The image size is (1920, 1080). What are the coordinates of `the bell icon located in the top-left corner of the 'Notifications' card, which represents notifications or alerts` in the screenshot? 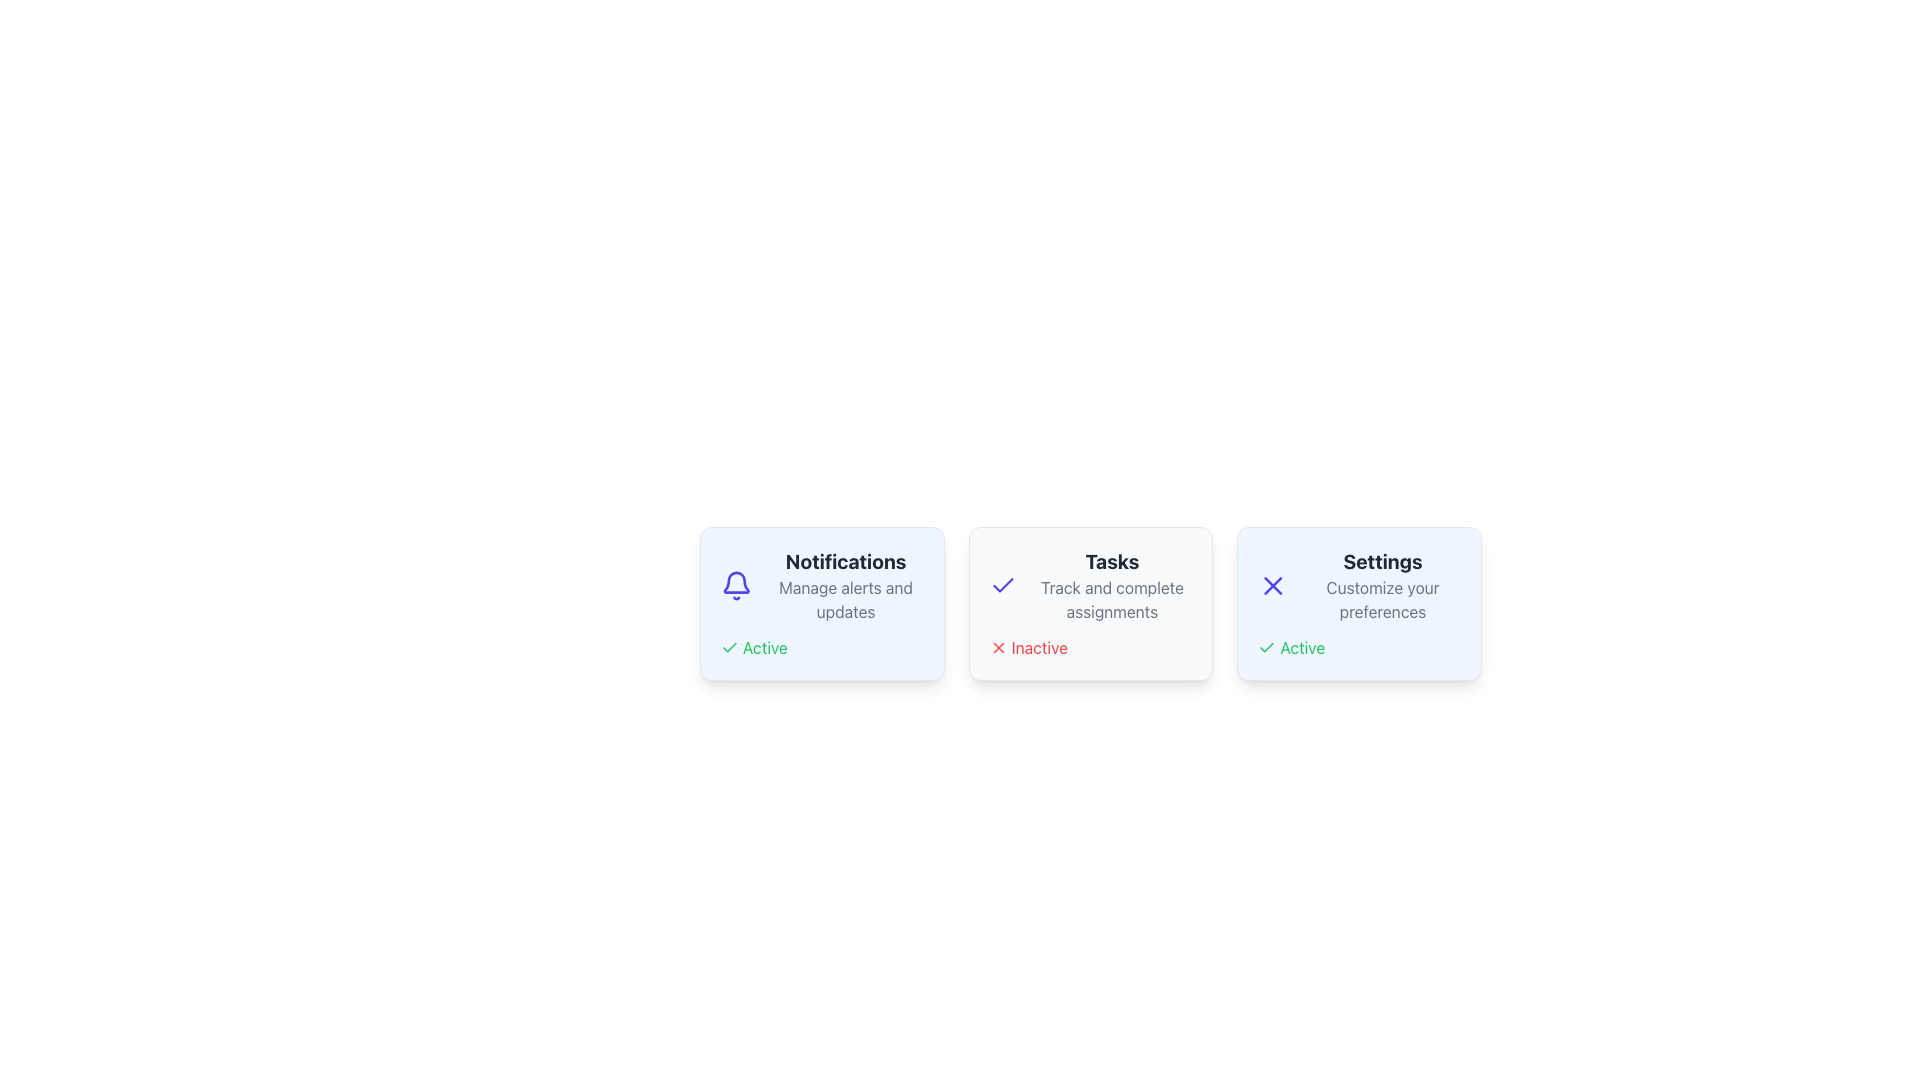 It's located at (735, 582).